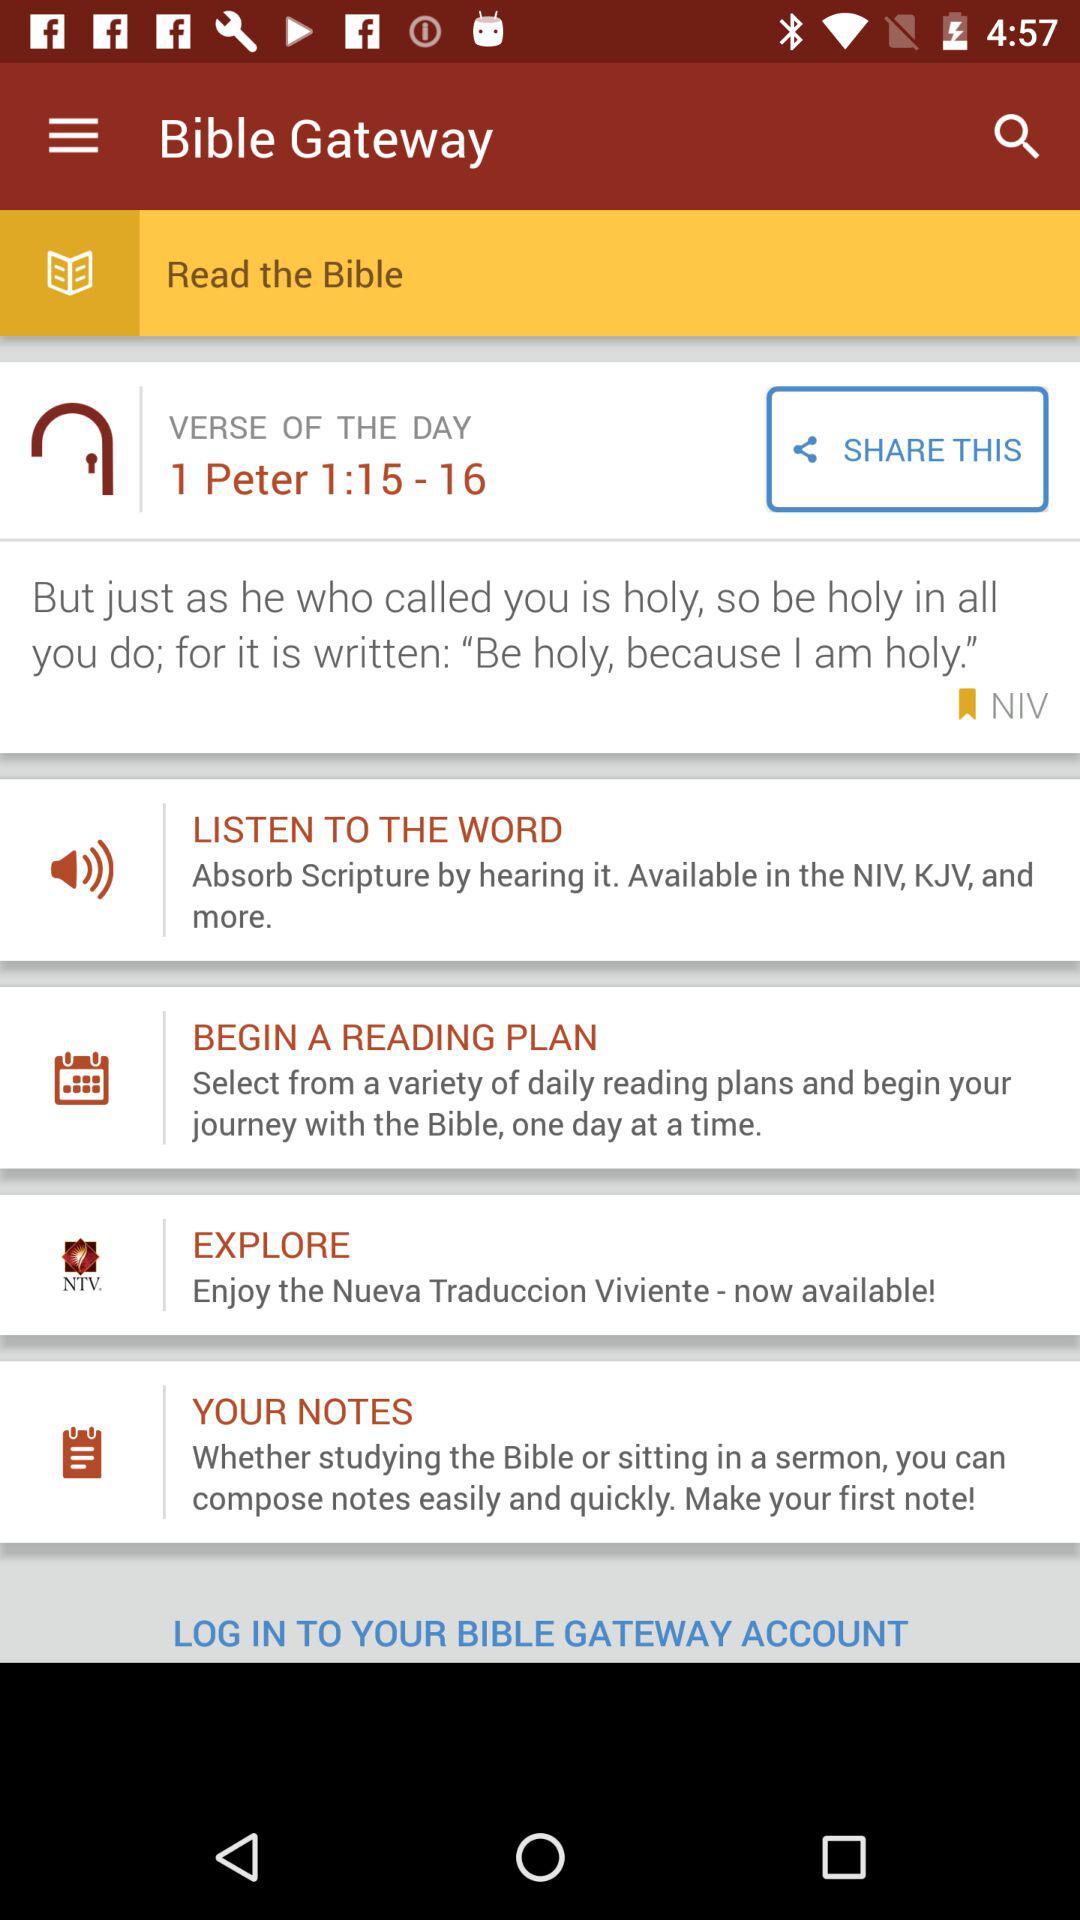 Image resolution: width=1080 pixels, height=1920 pixels. Describe the element at coordinates (1017, 135) in the screenshot. I see `the item above the read the bible item` at that location.